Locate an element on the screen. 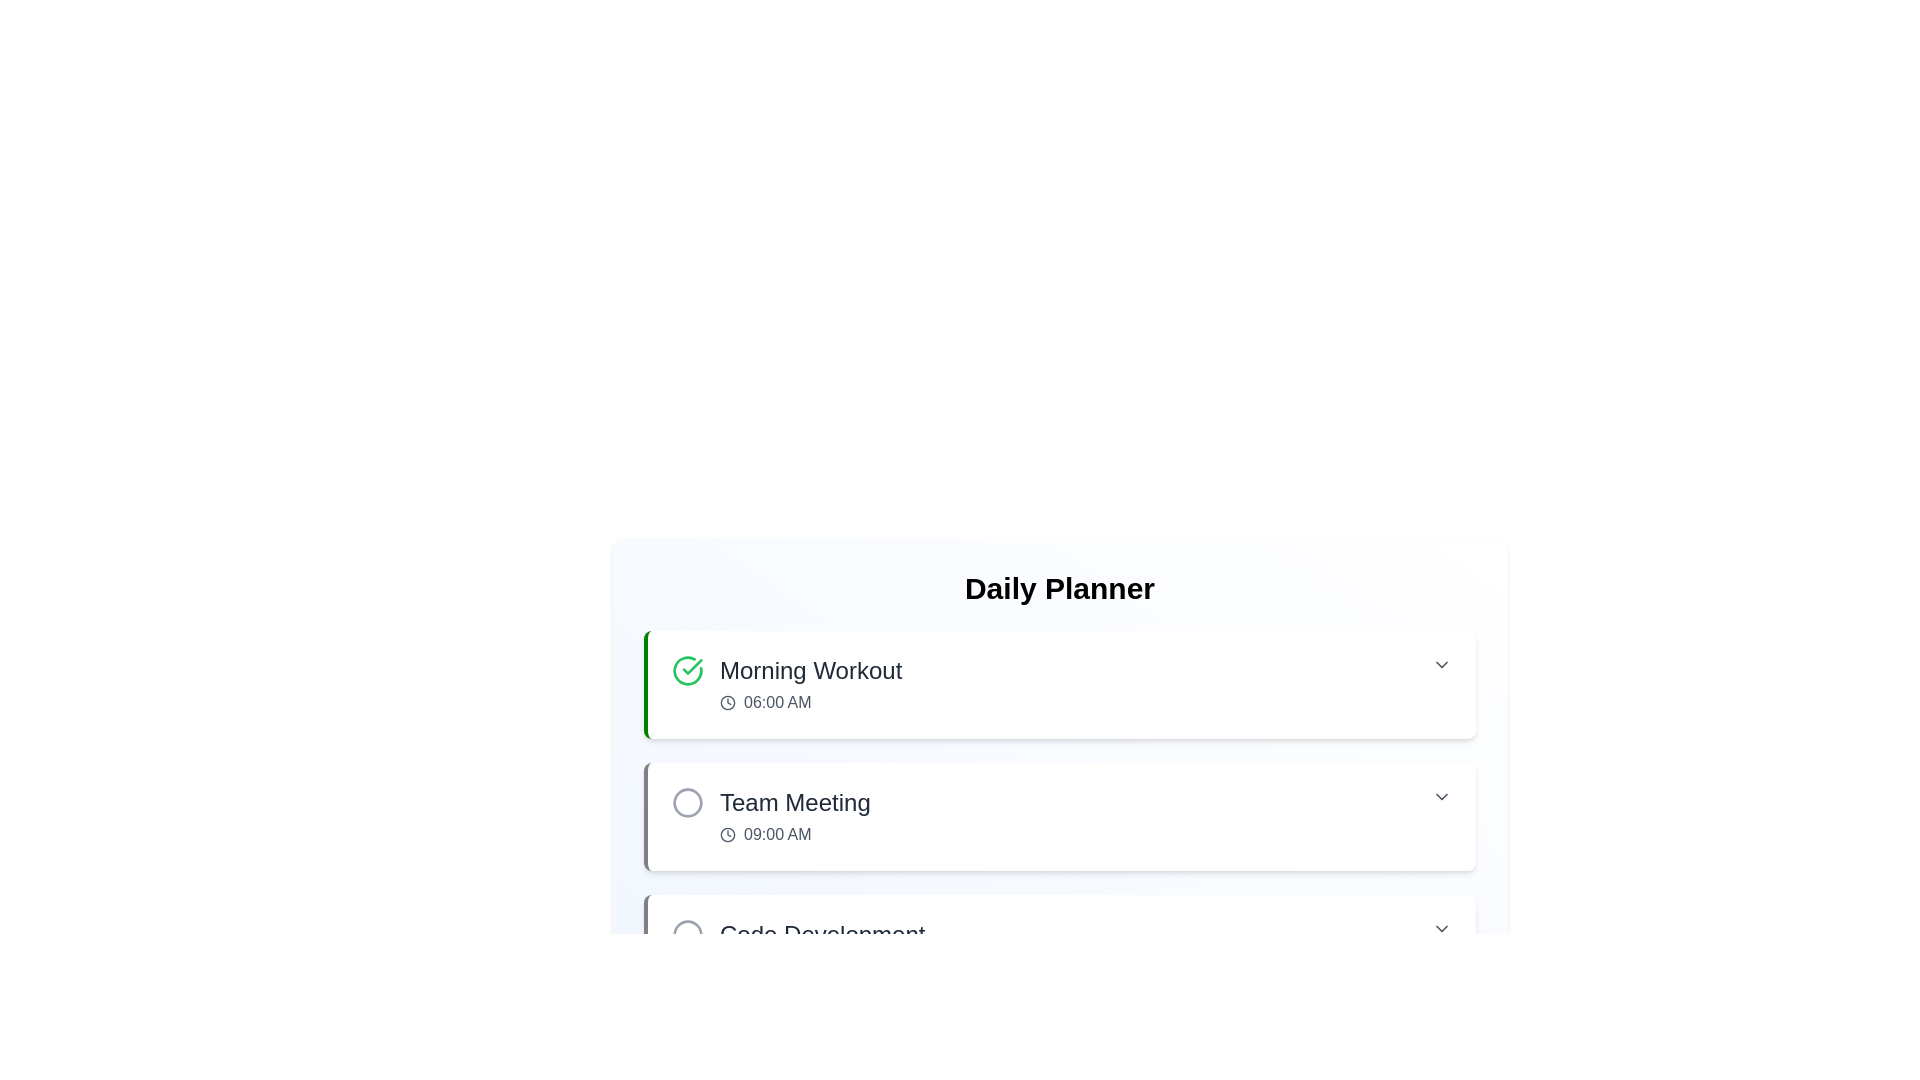 This screenshot has height=1080, width=1920. the SVG circle element styled with a dark stroke, which is part of the clock icon next to the text '06:00 AM' in the Daily Planner interface is located at coordinates (727, 701).